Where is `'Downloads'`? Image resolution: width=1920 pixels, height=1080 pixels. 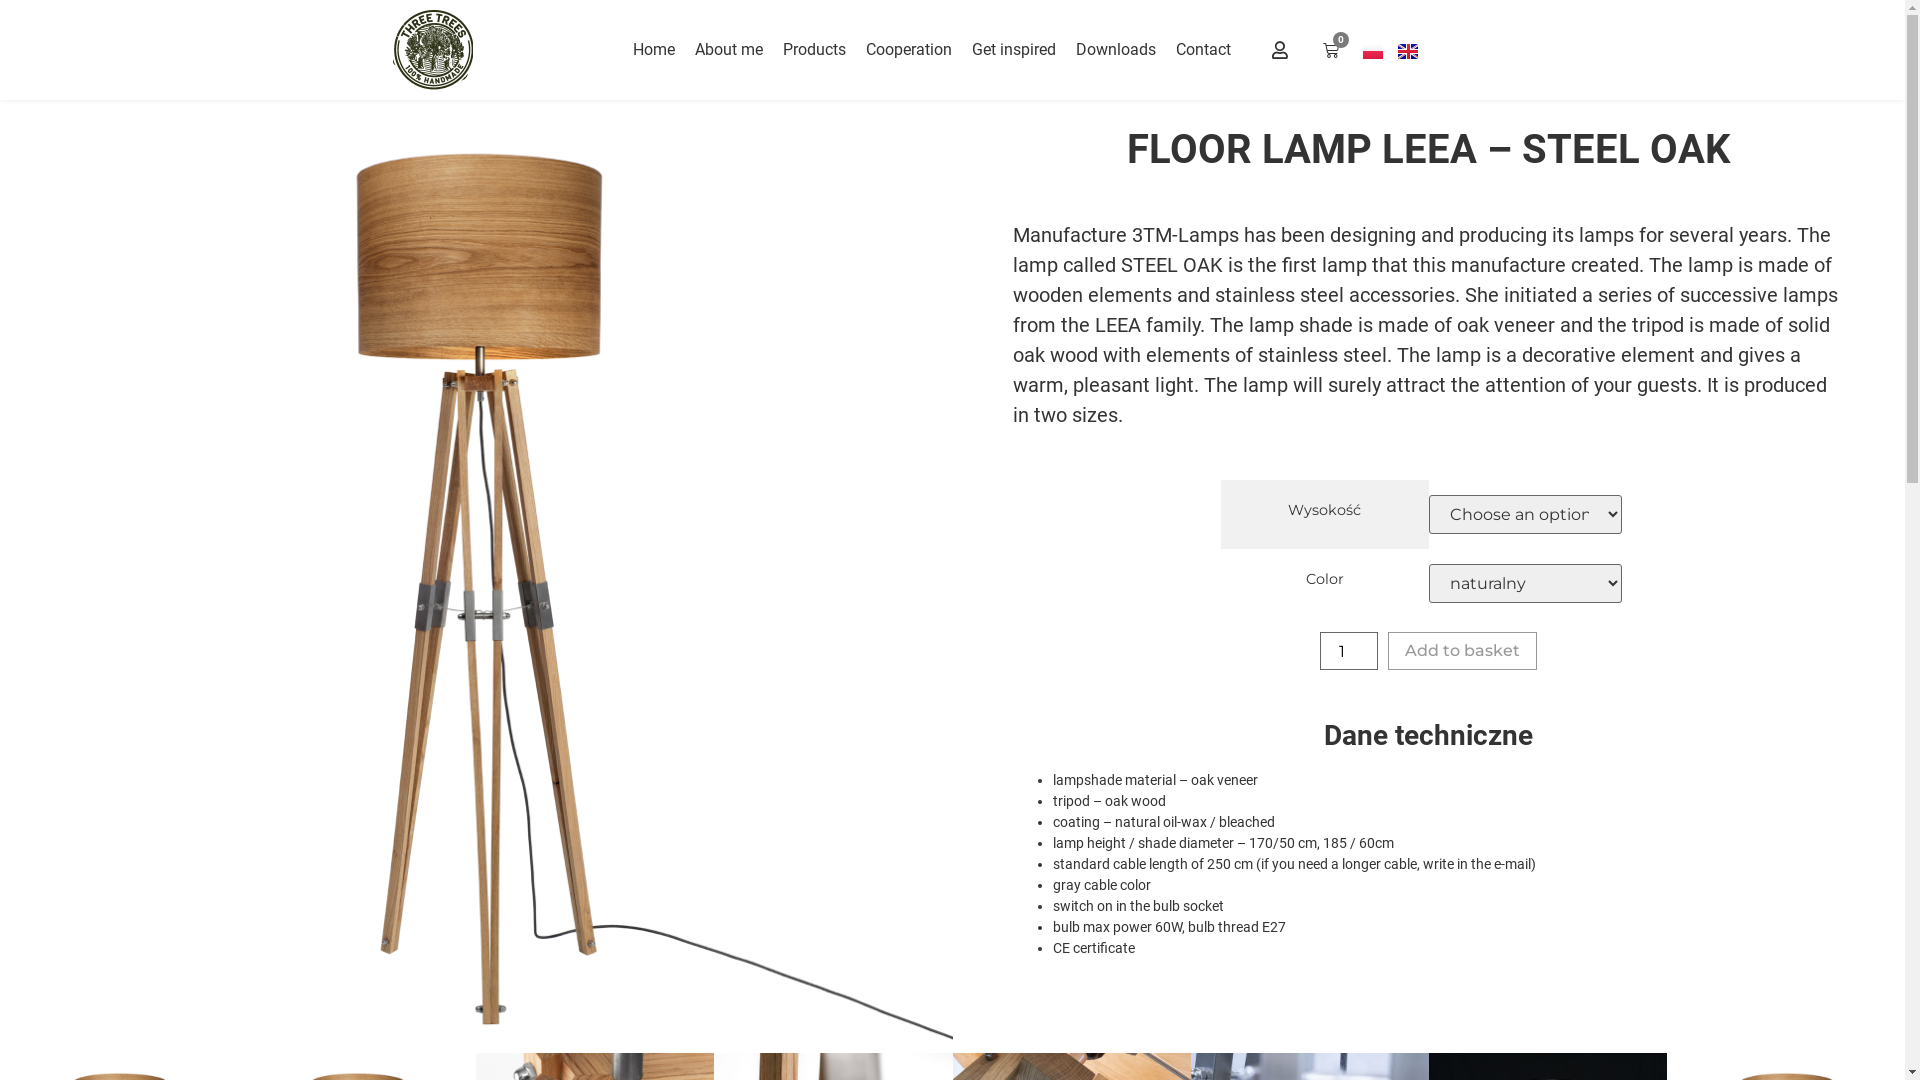 'Downloads' is located at coordinates (1064, 49).